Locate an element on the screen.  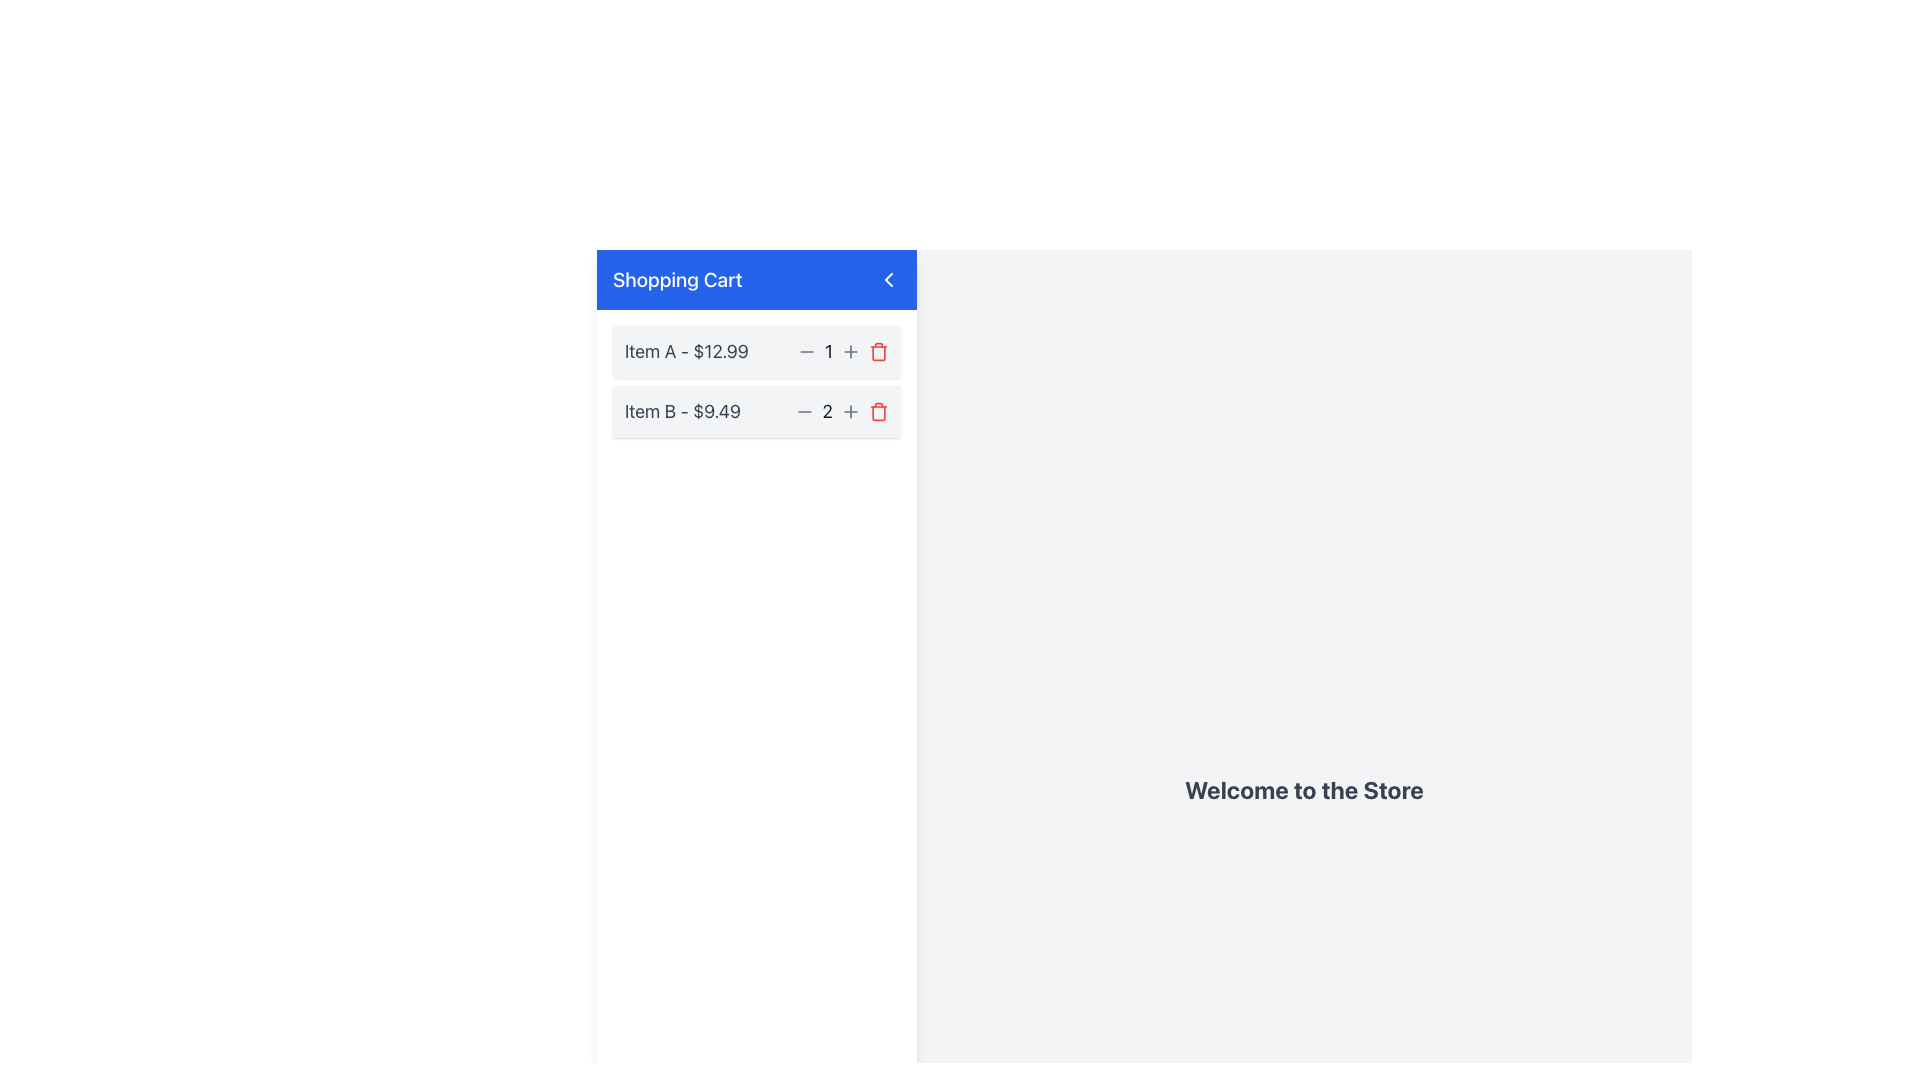
the increment button of the first shopping cart item ('Item A') in the Shopping Cart section to increase its quantity is located at coordinates (756, 350).